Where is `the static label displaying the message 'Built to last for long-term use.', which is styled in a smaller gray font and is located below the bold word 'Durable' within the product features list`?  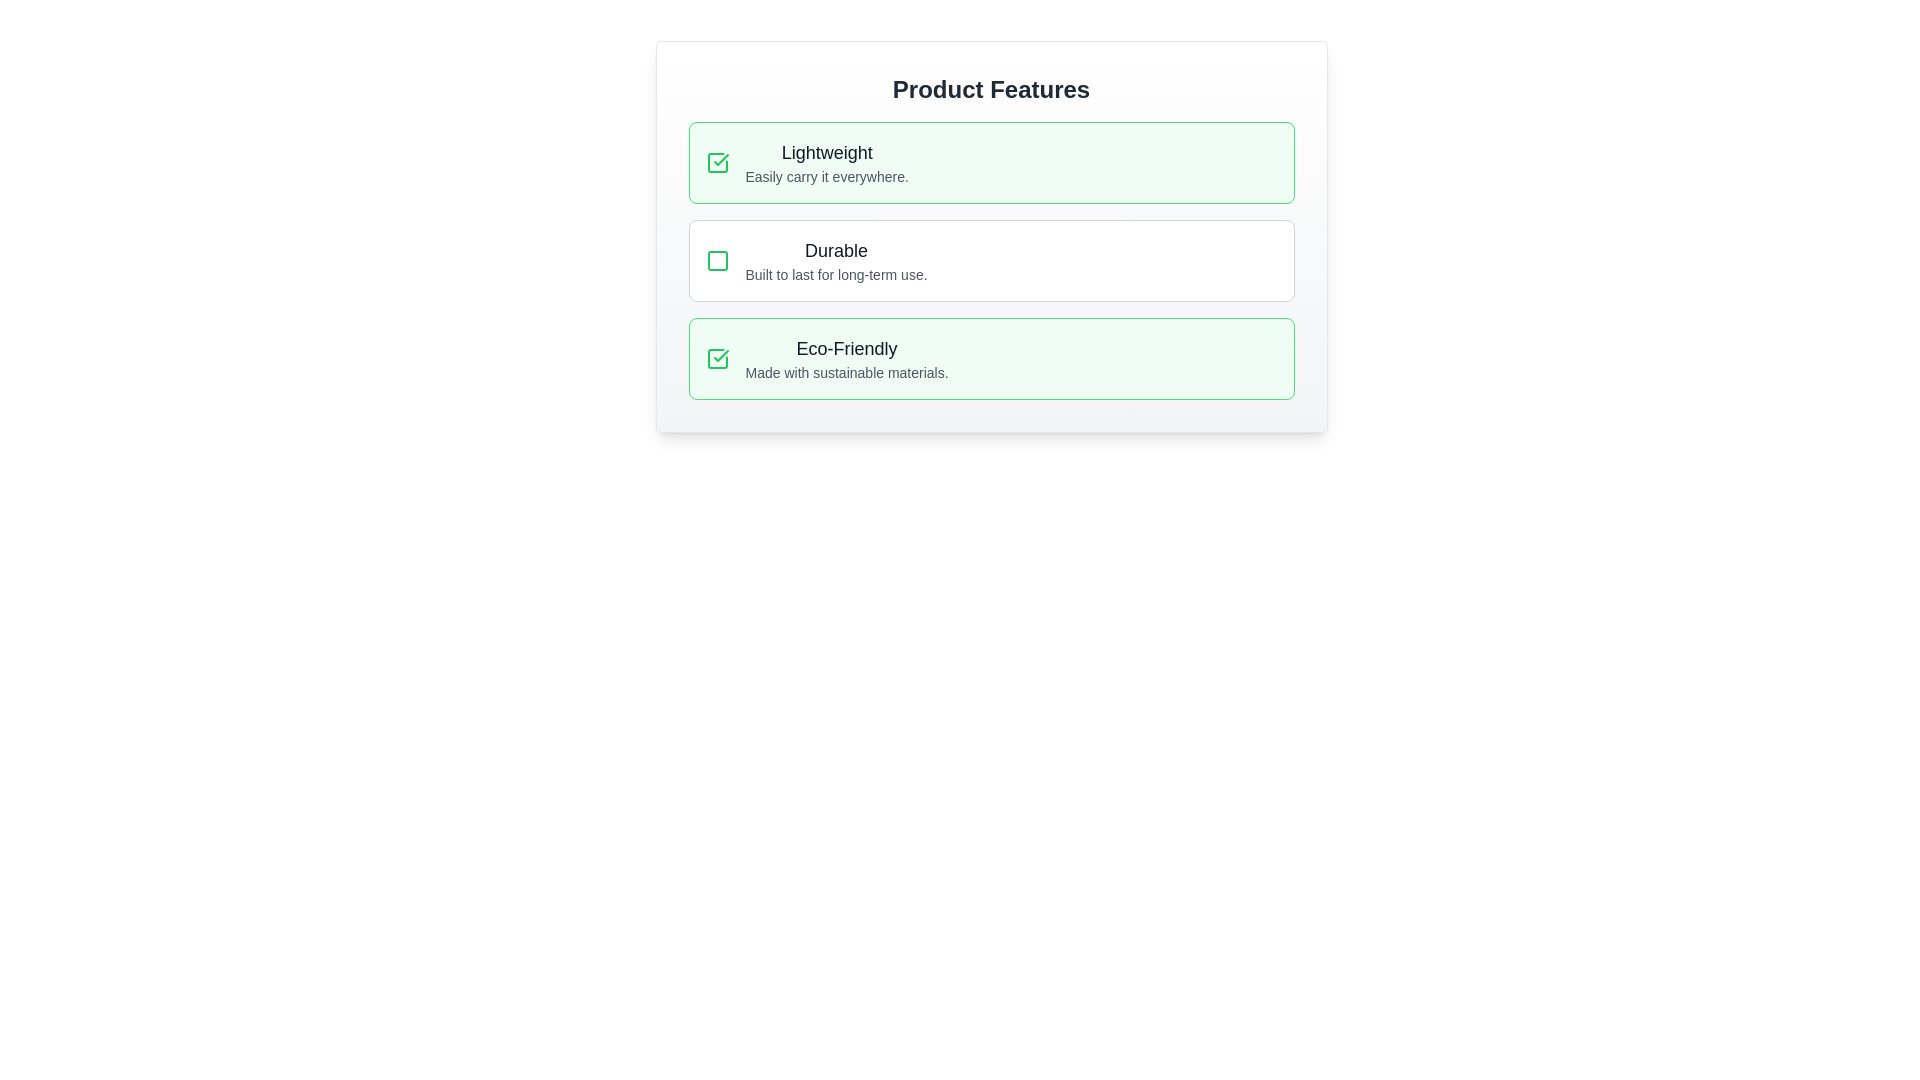 the static label displaying the message 'Built to last for long-term use.', which is styled in a smaller gray font and is located below the bold word 'Durable' within the product features list is located at coordinates (836, 274).